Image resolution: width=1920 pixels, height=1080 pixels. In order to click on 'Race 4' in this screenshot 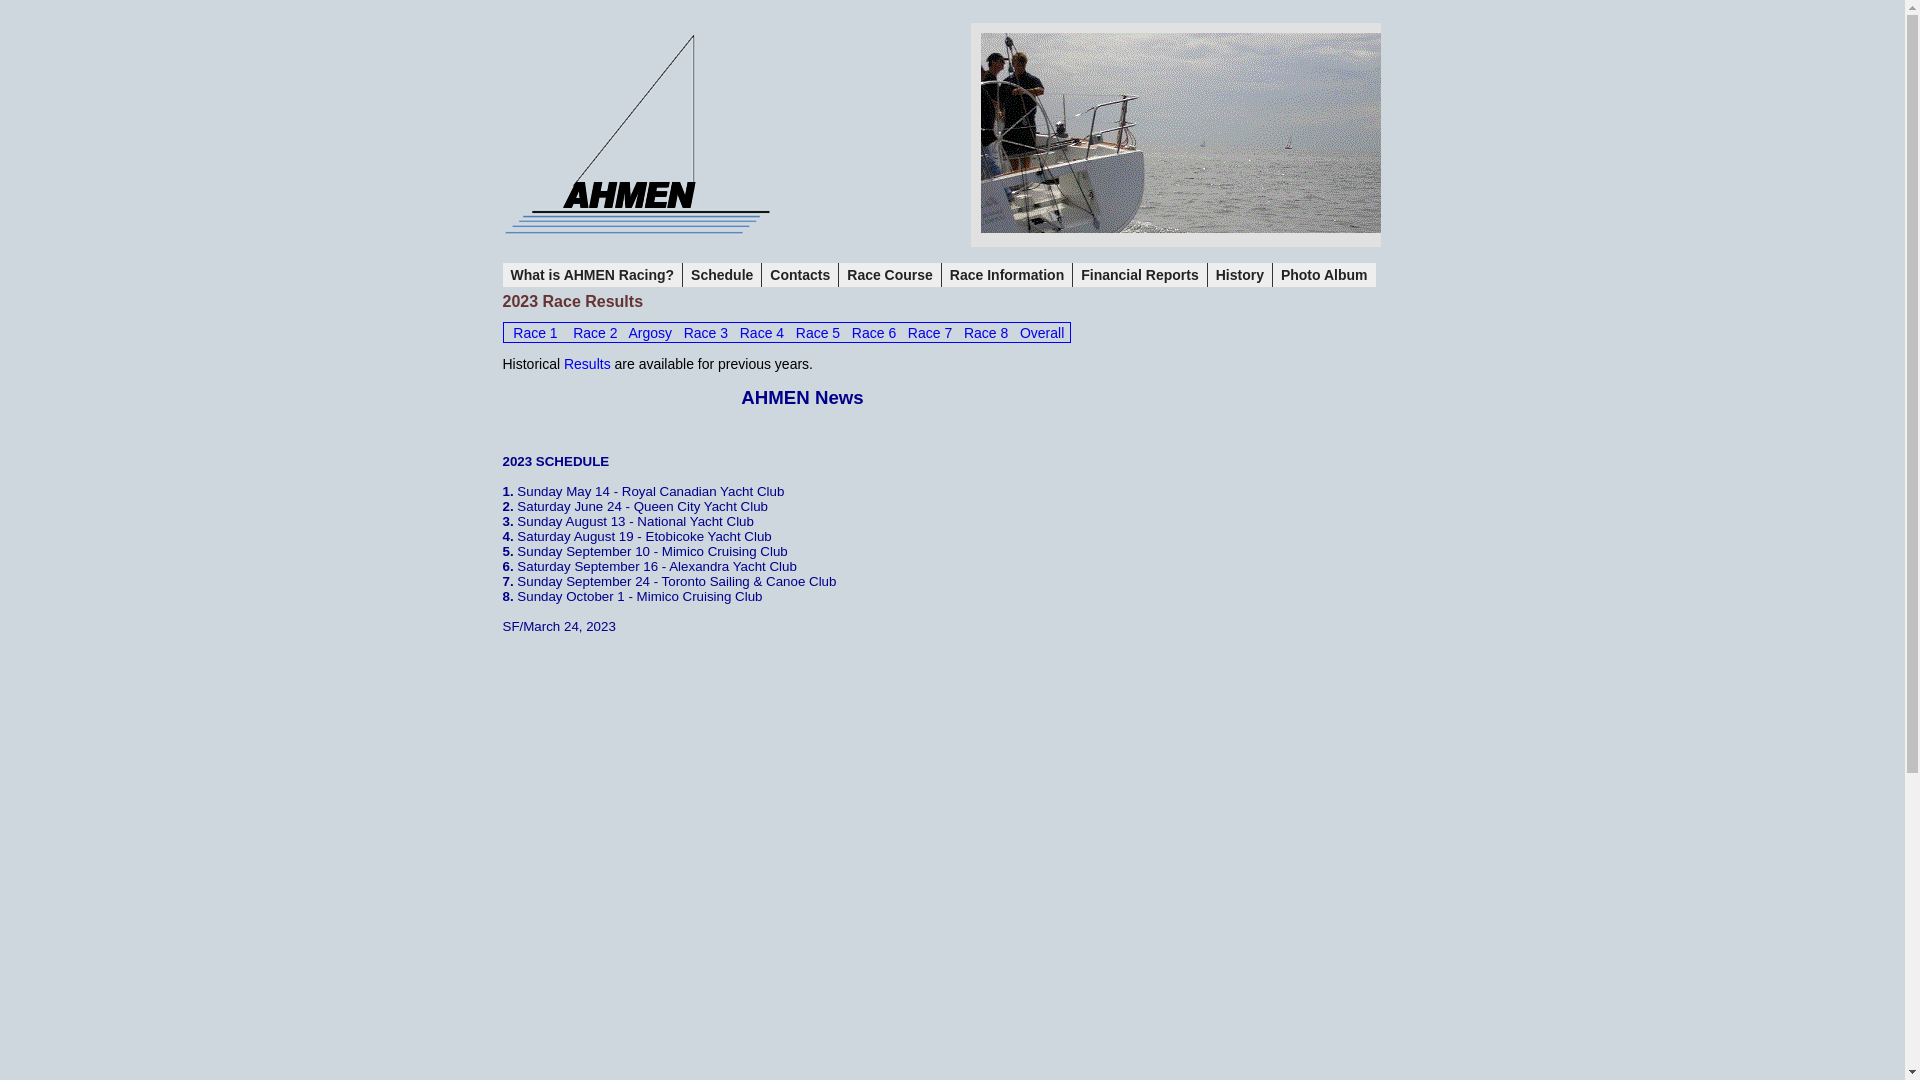, I will do `click(761, 331)`.